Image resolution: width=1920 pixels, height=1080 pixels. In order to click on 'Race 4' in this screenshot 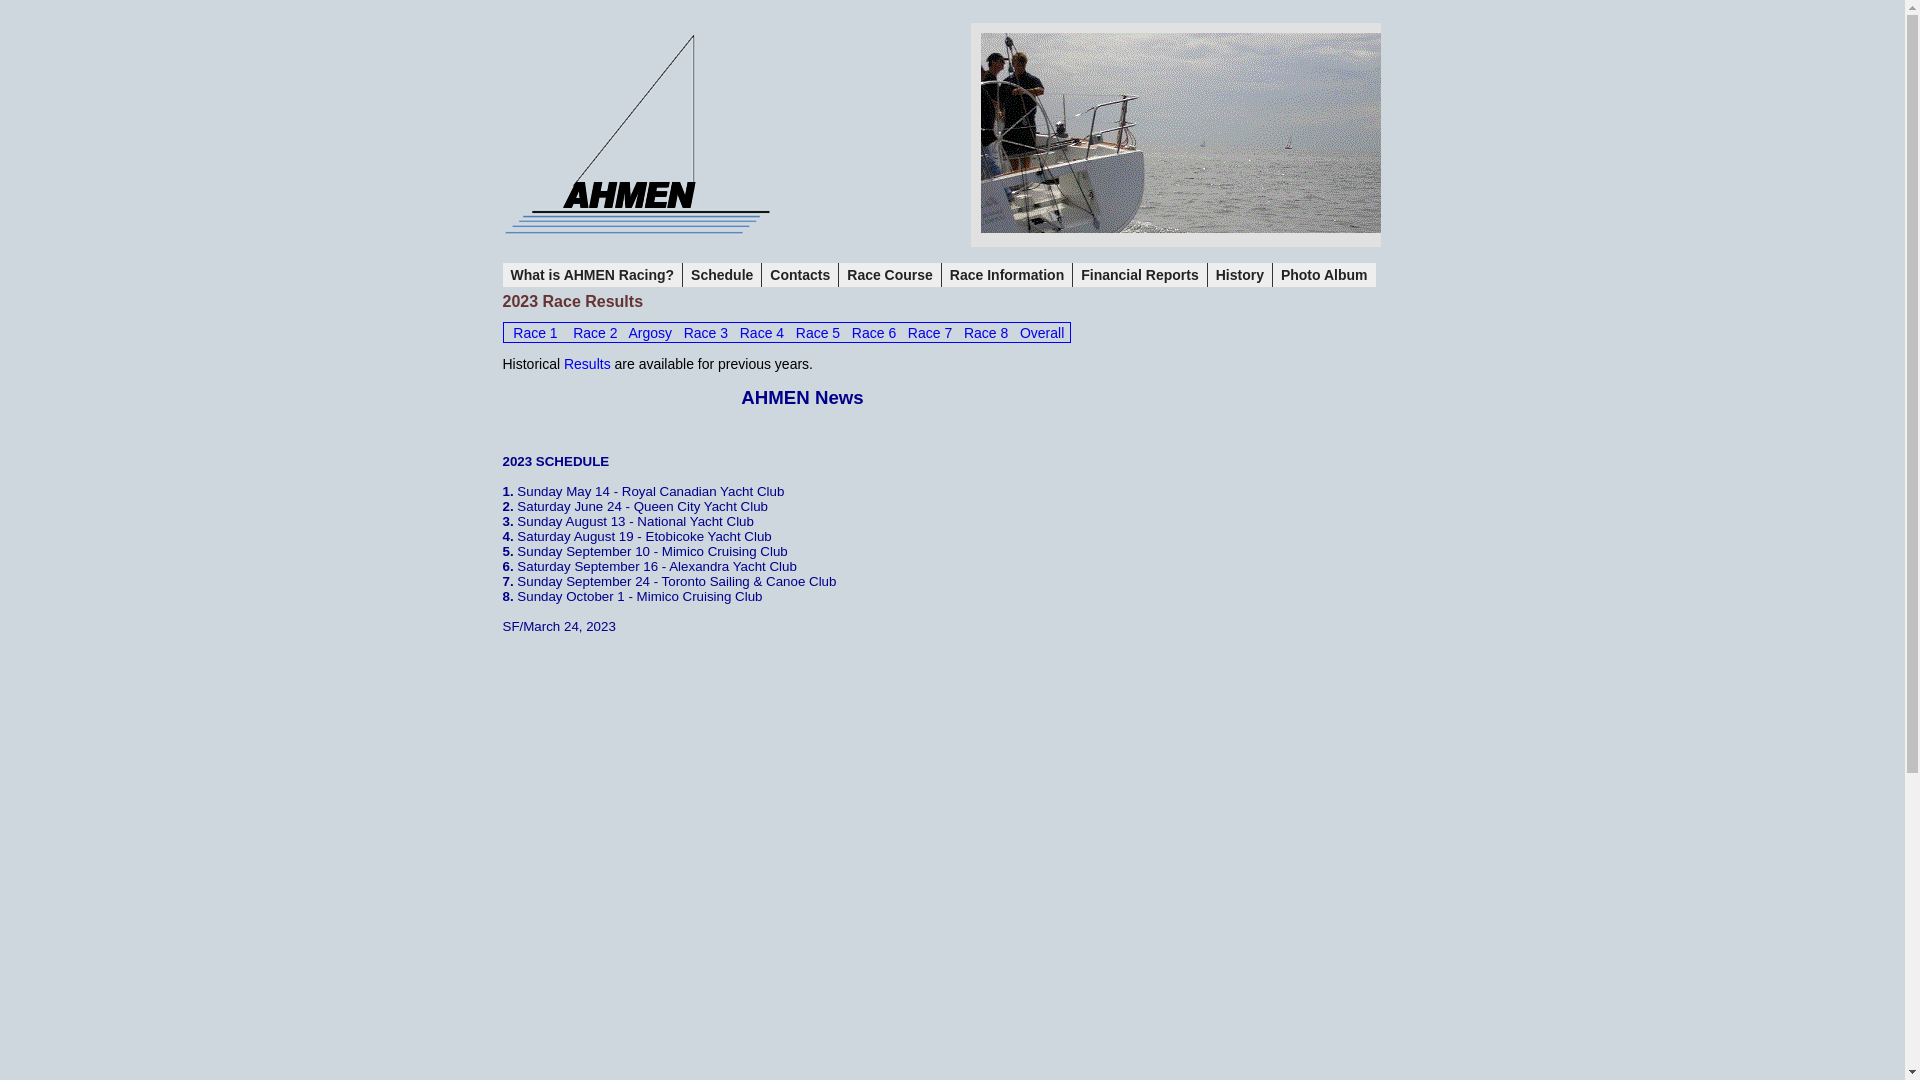, I will do `click(761, 331)`.